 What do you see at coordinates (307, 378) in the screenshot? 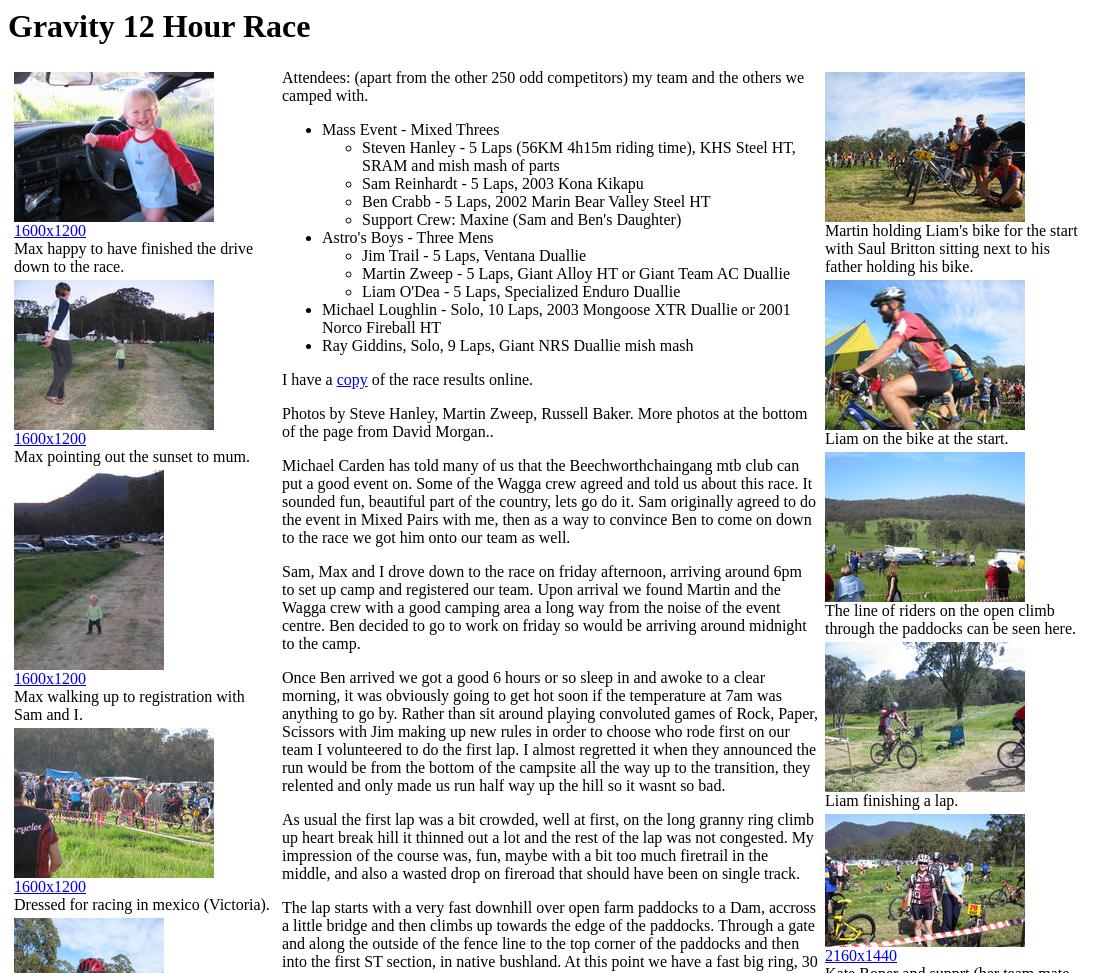
I see `'I have a'` at bounding box center [307, 378].